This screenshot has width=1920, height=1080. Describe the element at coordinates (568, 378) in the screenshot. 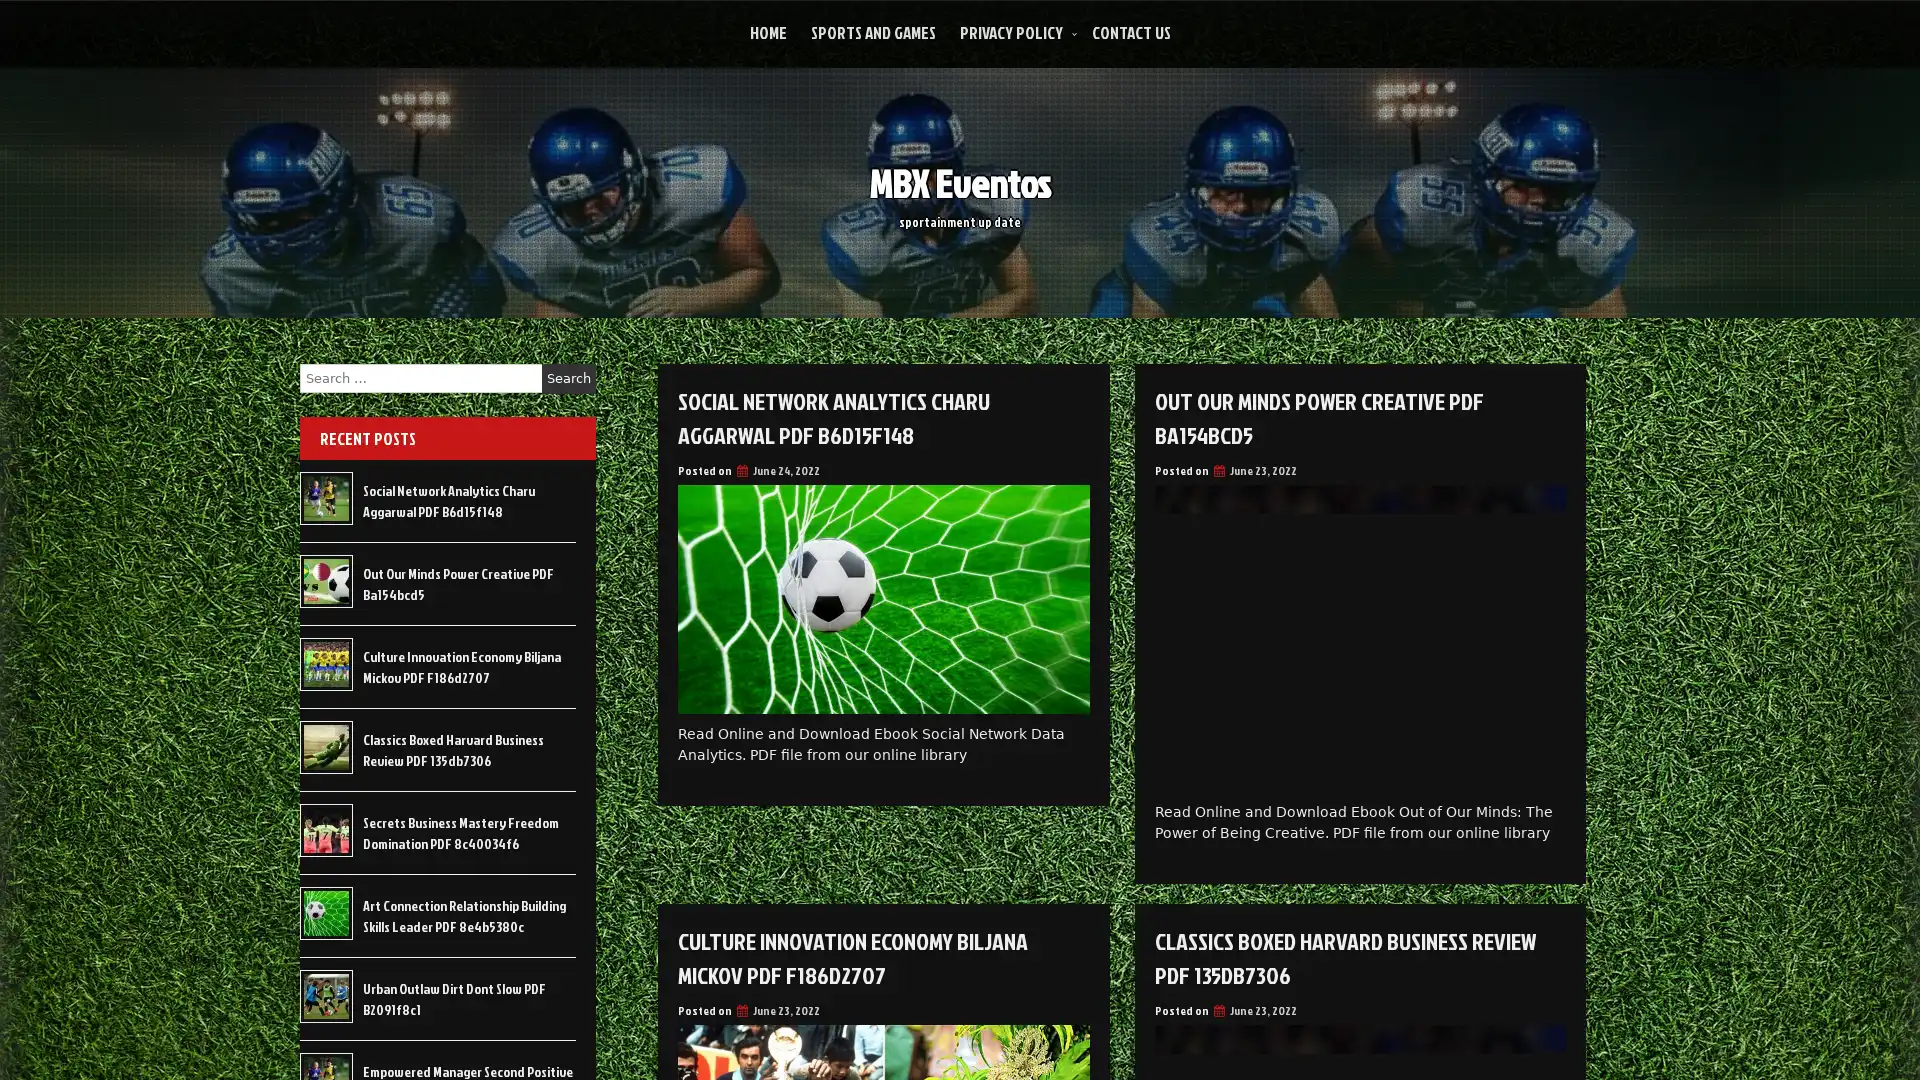

I see `Search` at that location.